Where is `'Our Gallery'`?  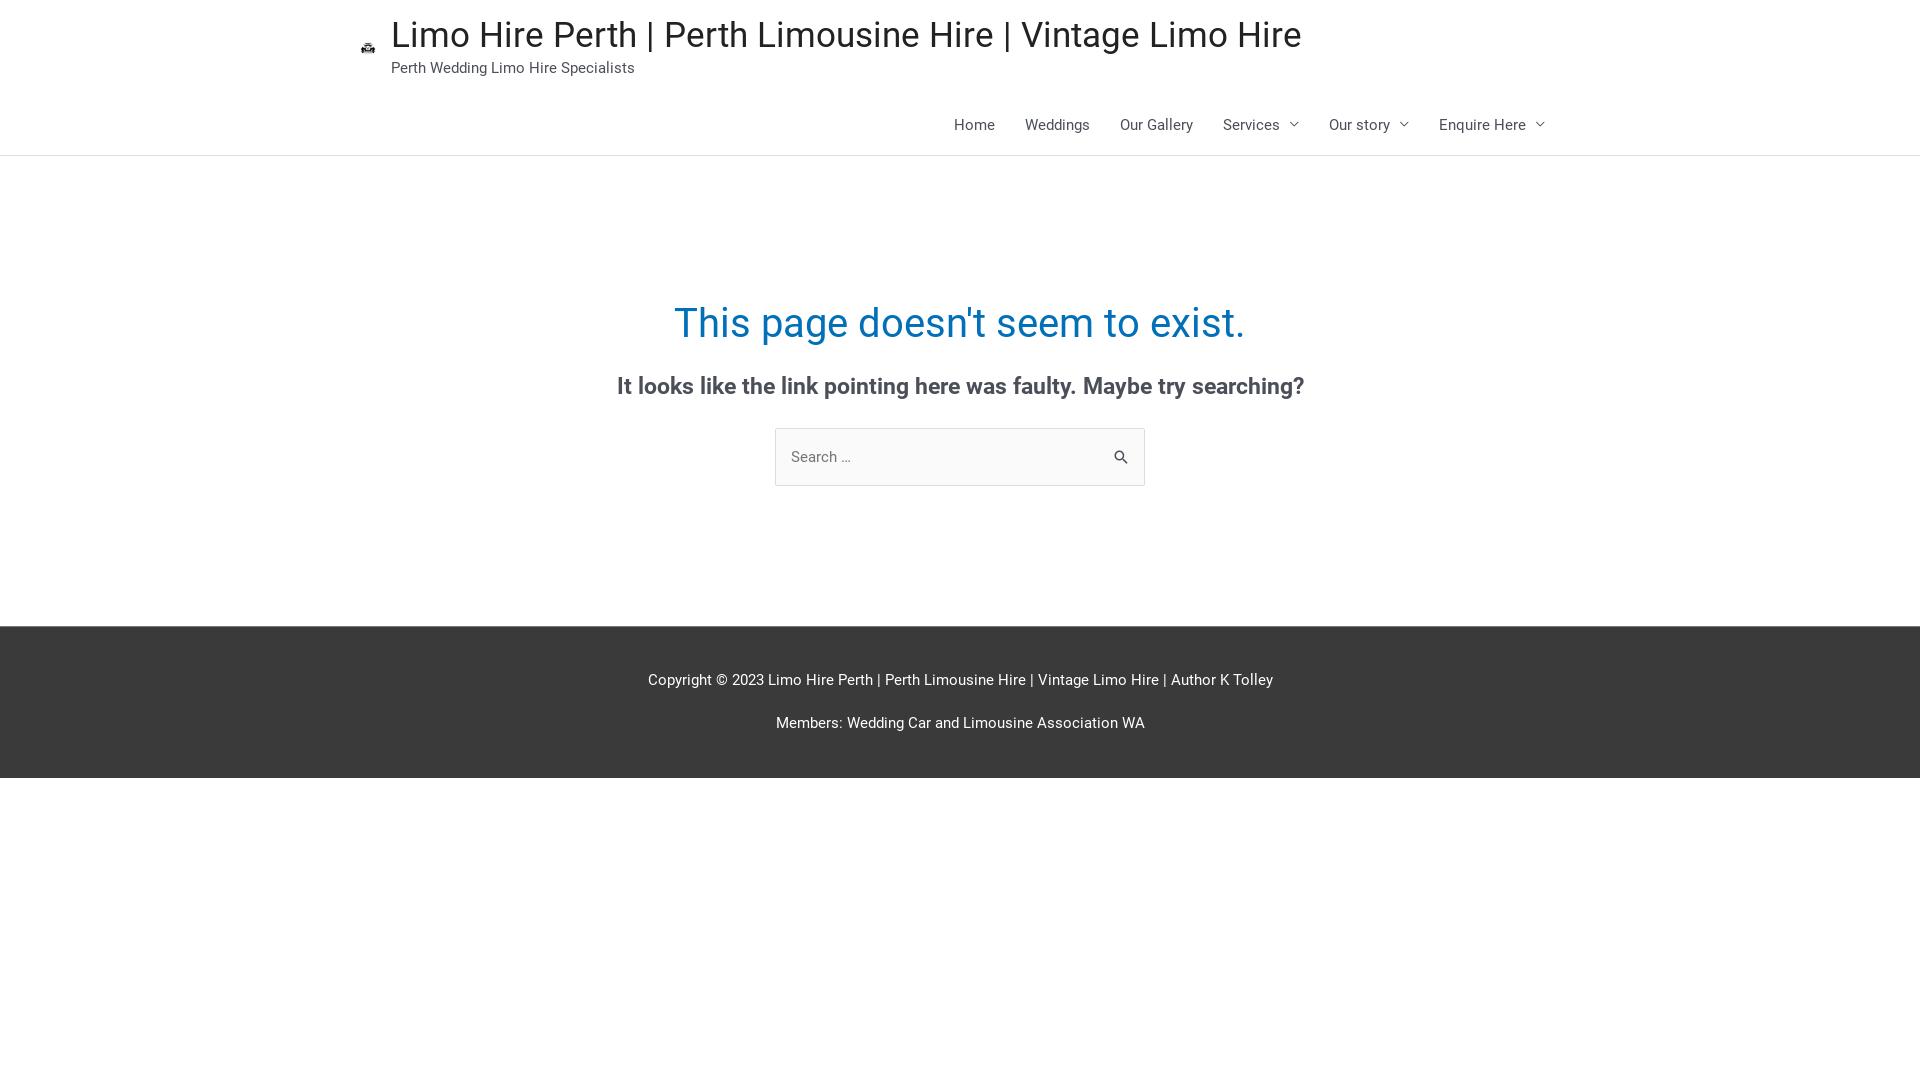 'Our Gallery' is located at coordinates (1156, 123).